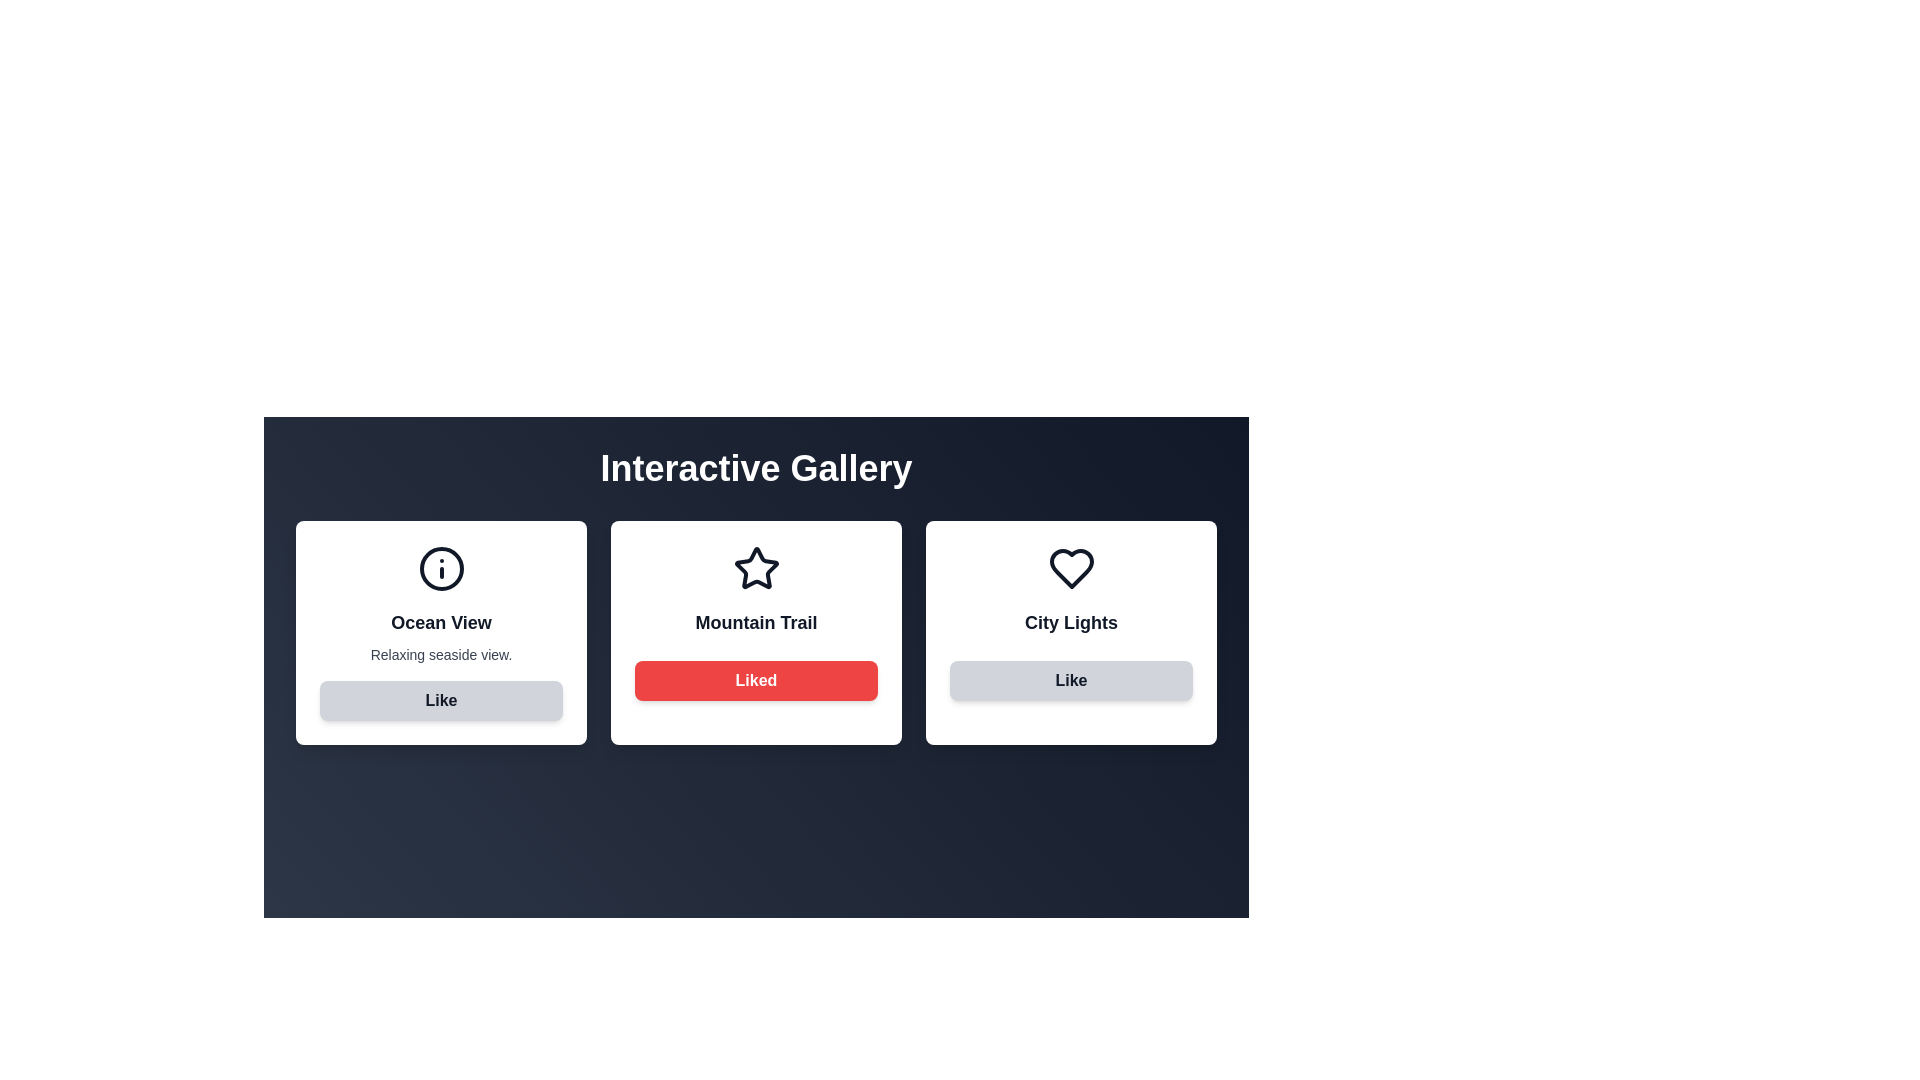 This screenshot has height=1080, width=1920. Describe the element at coordinates (755, 469) in the screenshot. I see `text displayed in the title Text Label at the top center of the interactive gallery interface` at that location.